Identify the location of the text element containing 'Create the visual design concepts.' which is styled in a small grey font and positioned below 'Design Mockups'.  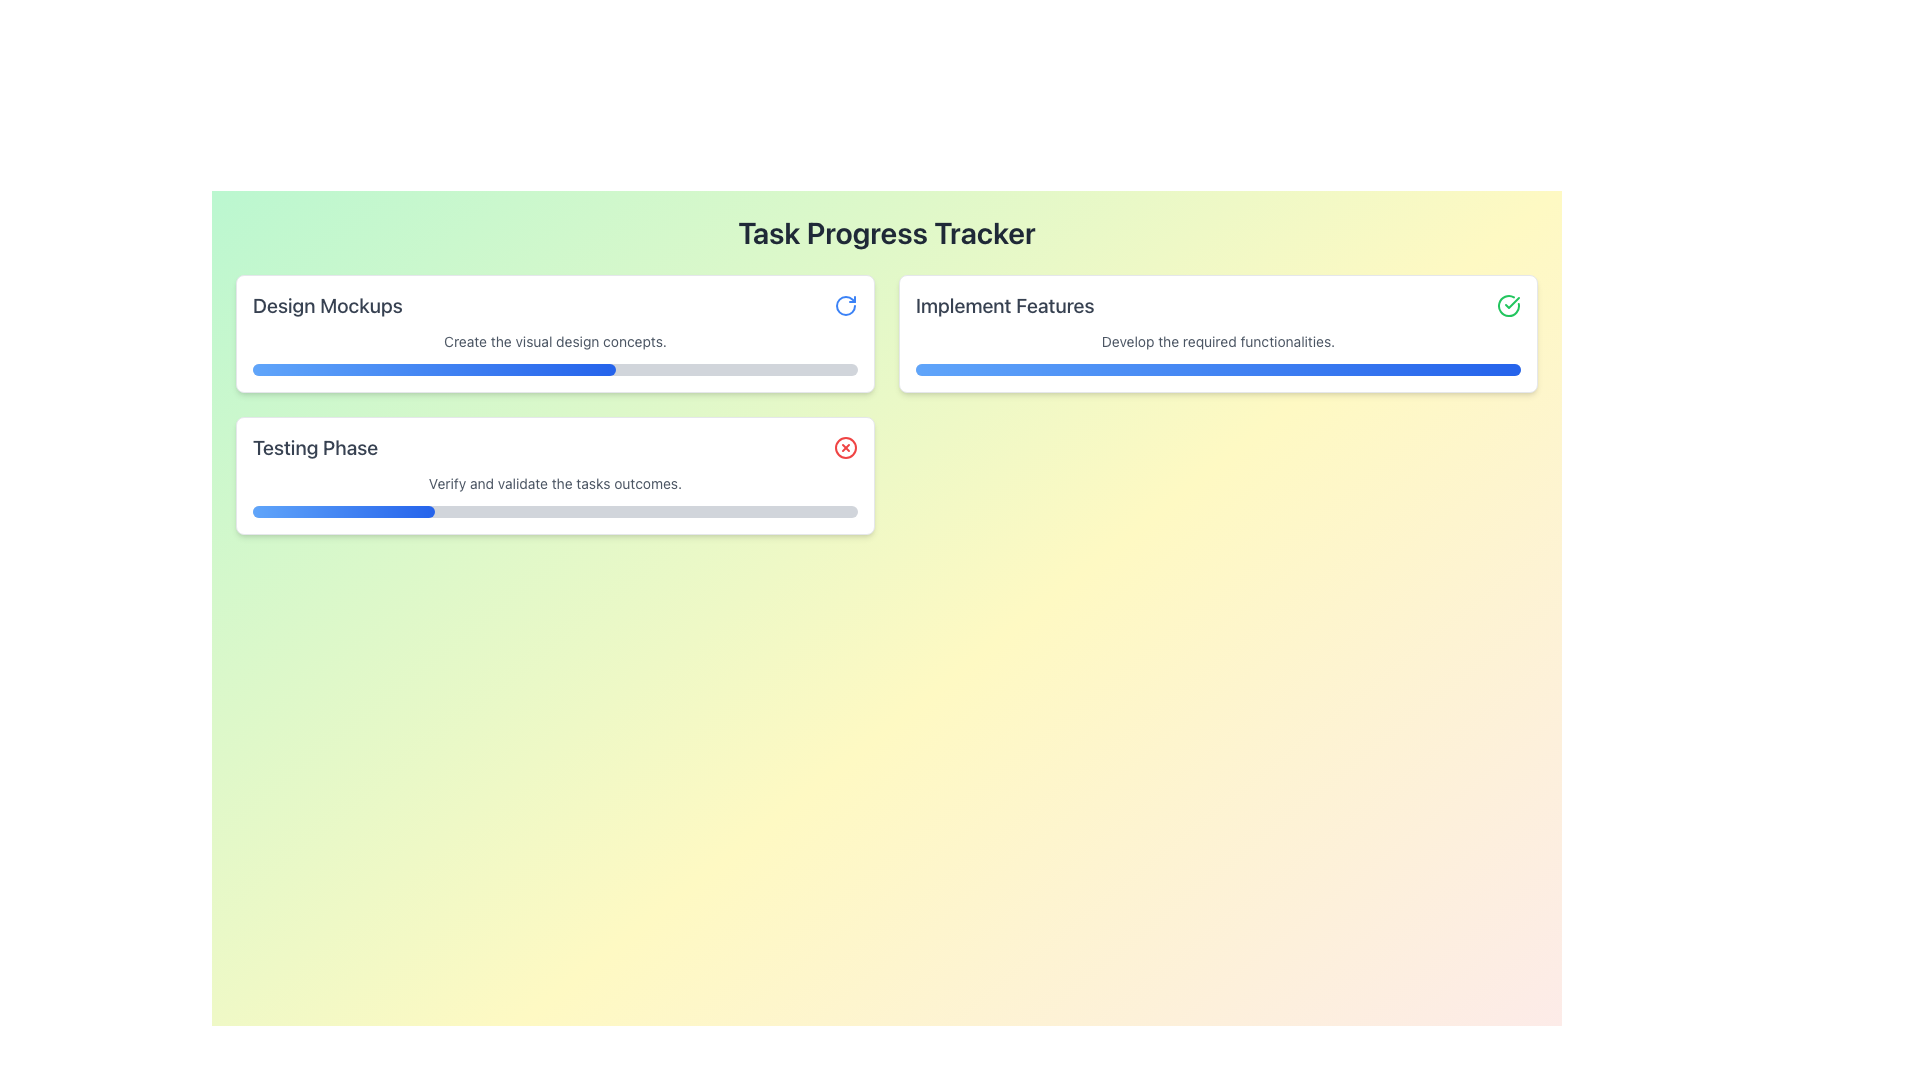
(555, 341).